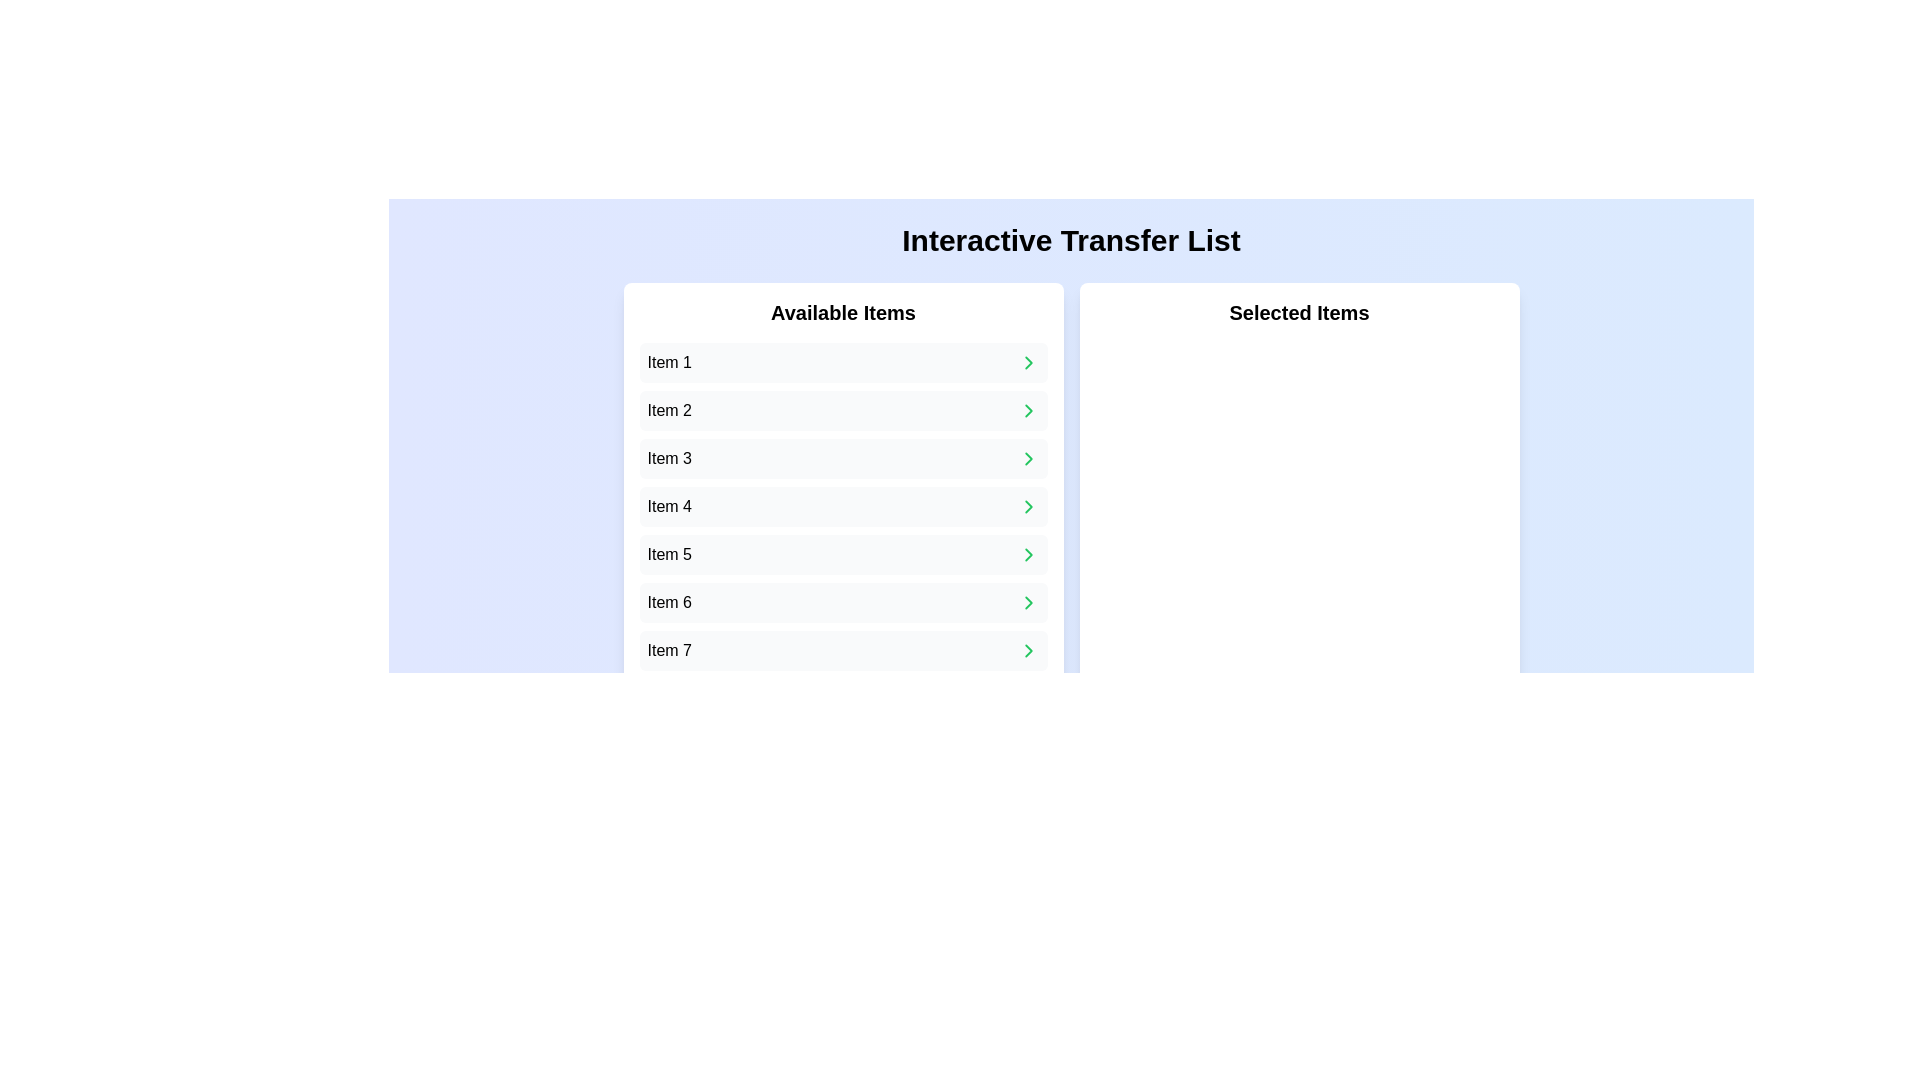  I want to click on the green arrow icon pointing to the right, located within the 'Item 5' entry of the list, so click(1028, 555).